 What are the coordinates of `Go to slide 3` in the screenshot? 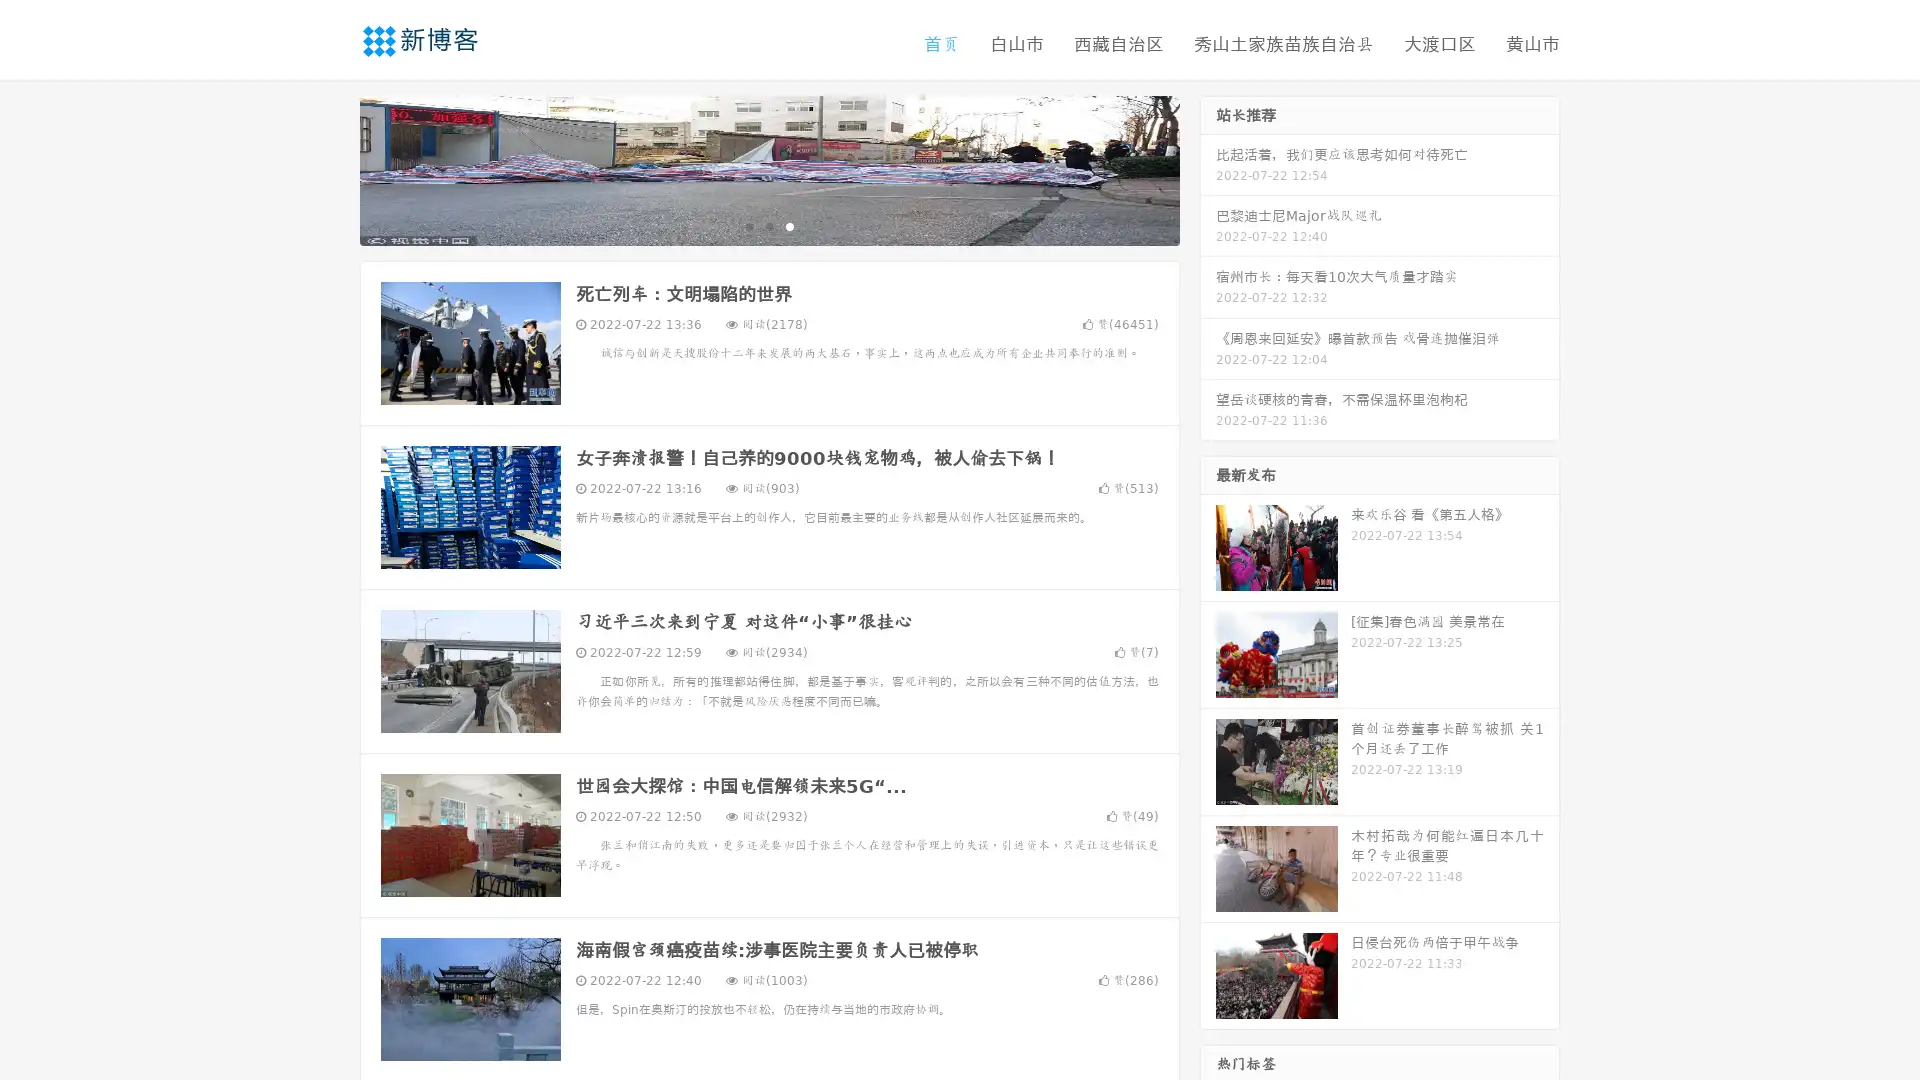 It's located at (789, 225).